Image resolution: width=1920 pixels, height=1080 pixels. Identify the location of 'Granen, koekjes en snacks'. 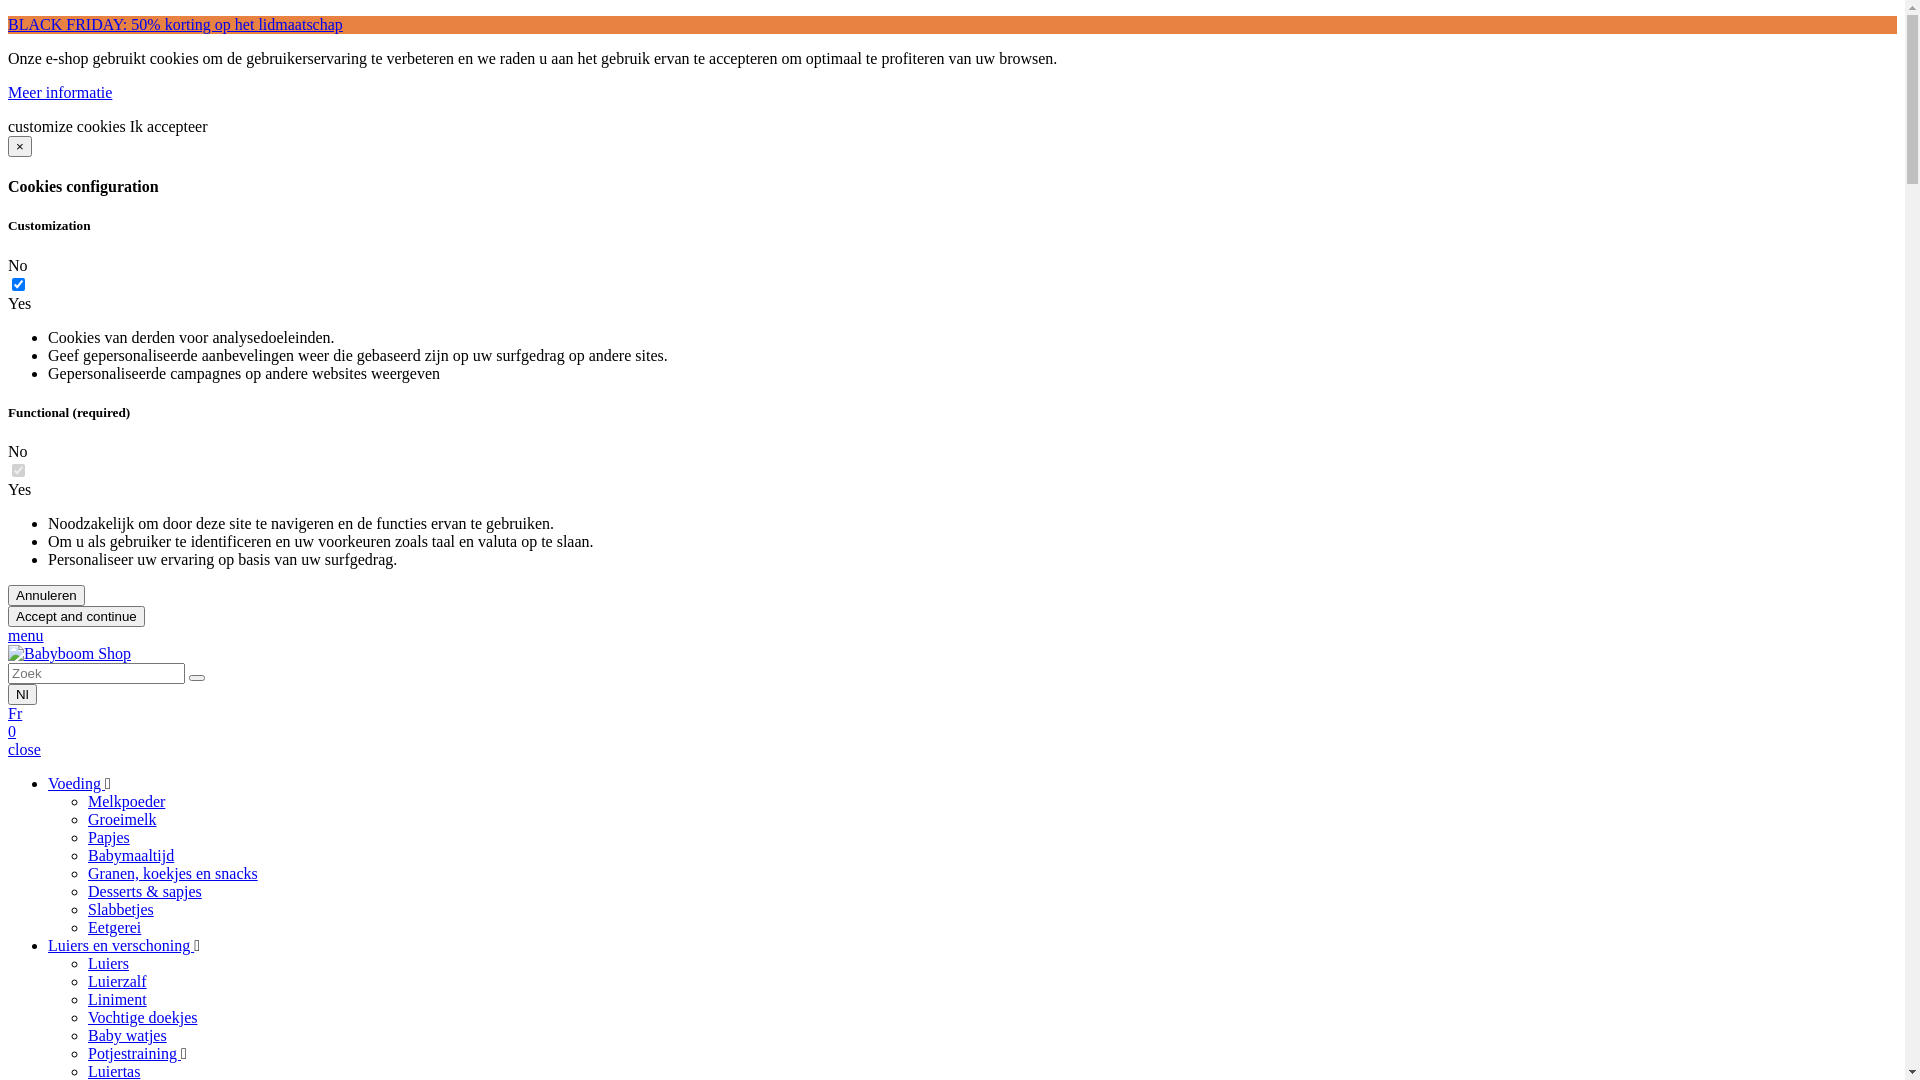
(172, 872).